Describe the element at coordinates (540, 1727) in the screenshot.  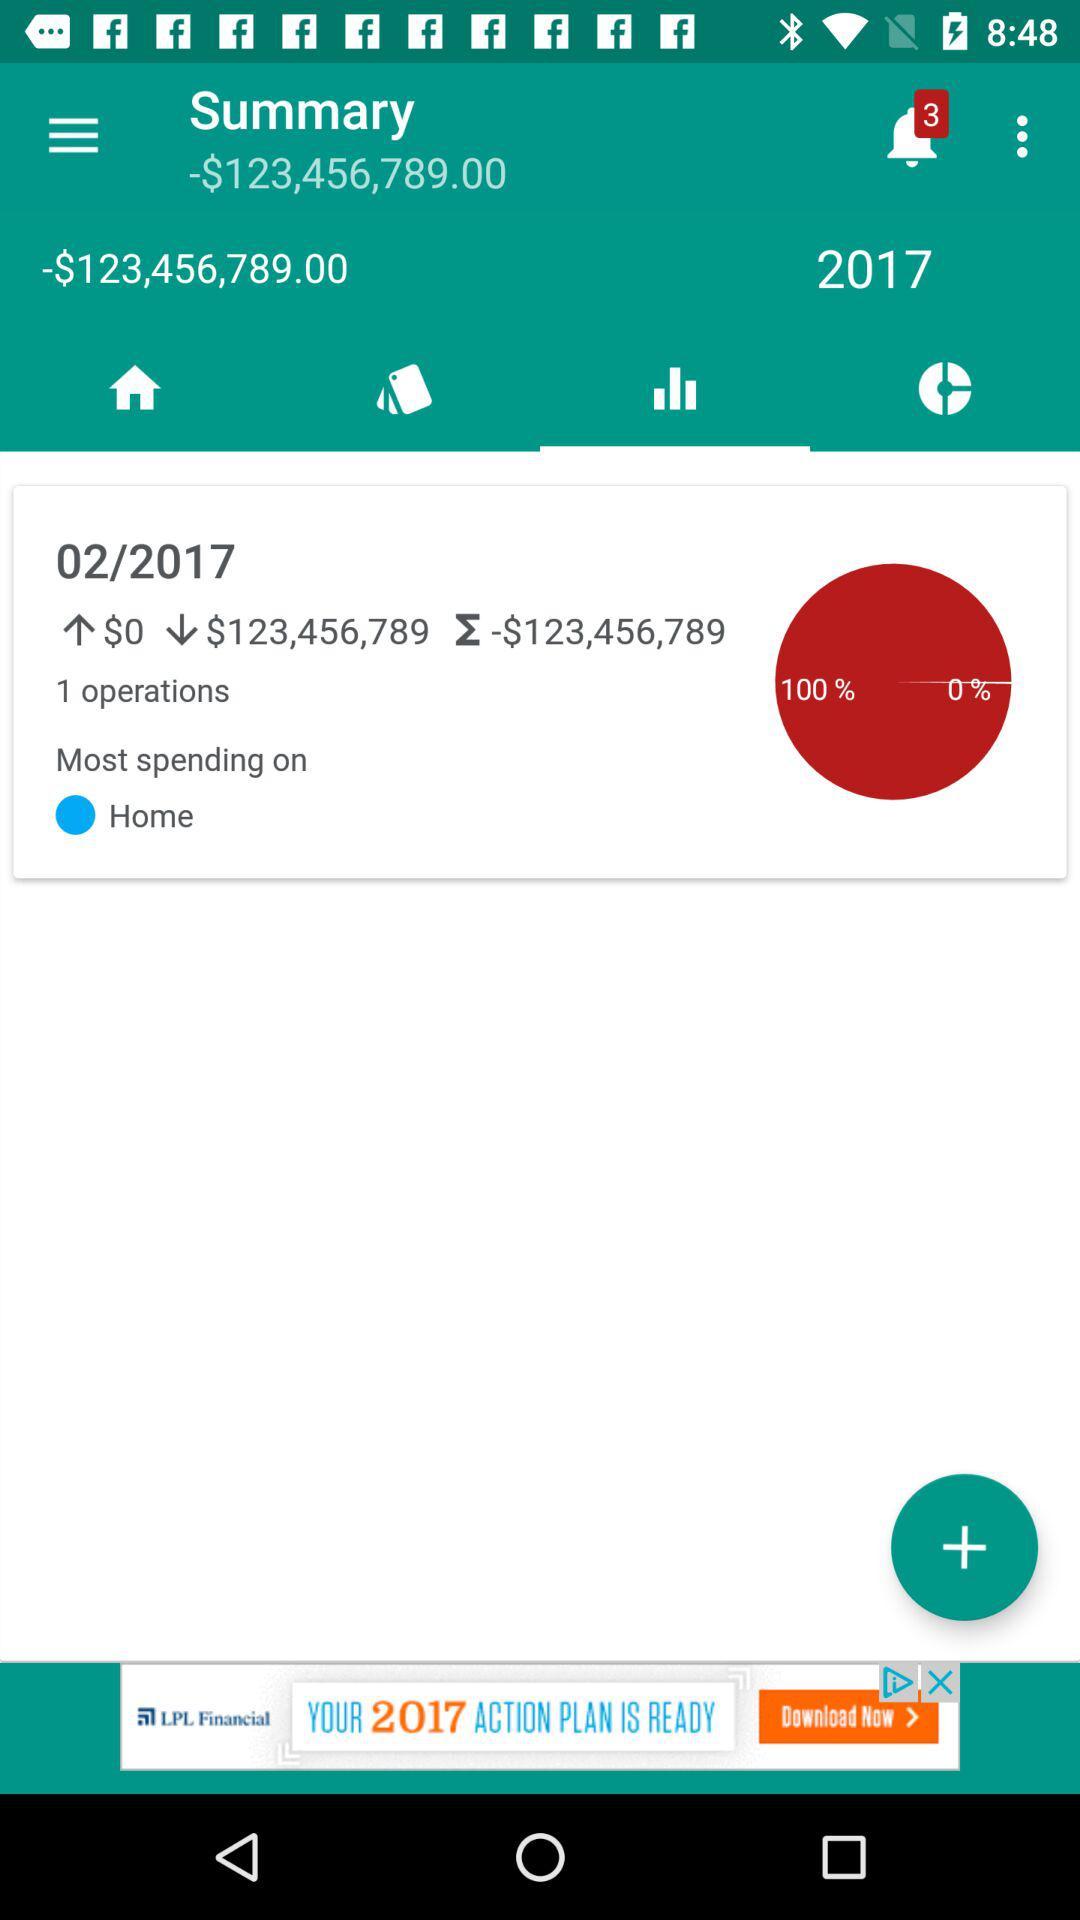
I see `advertisement` at that location.